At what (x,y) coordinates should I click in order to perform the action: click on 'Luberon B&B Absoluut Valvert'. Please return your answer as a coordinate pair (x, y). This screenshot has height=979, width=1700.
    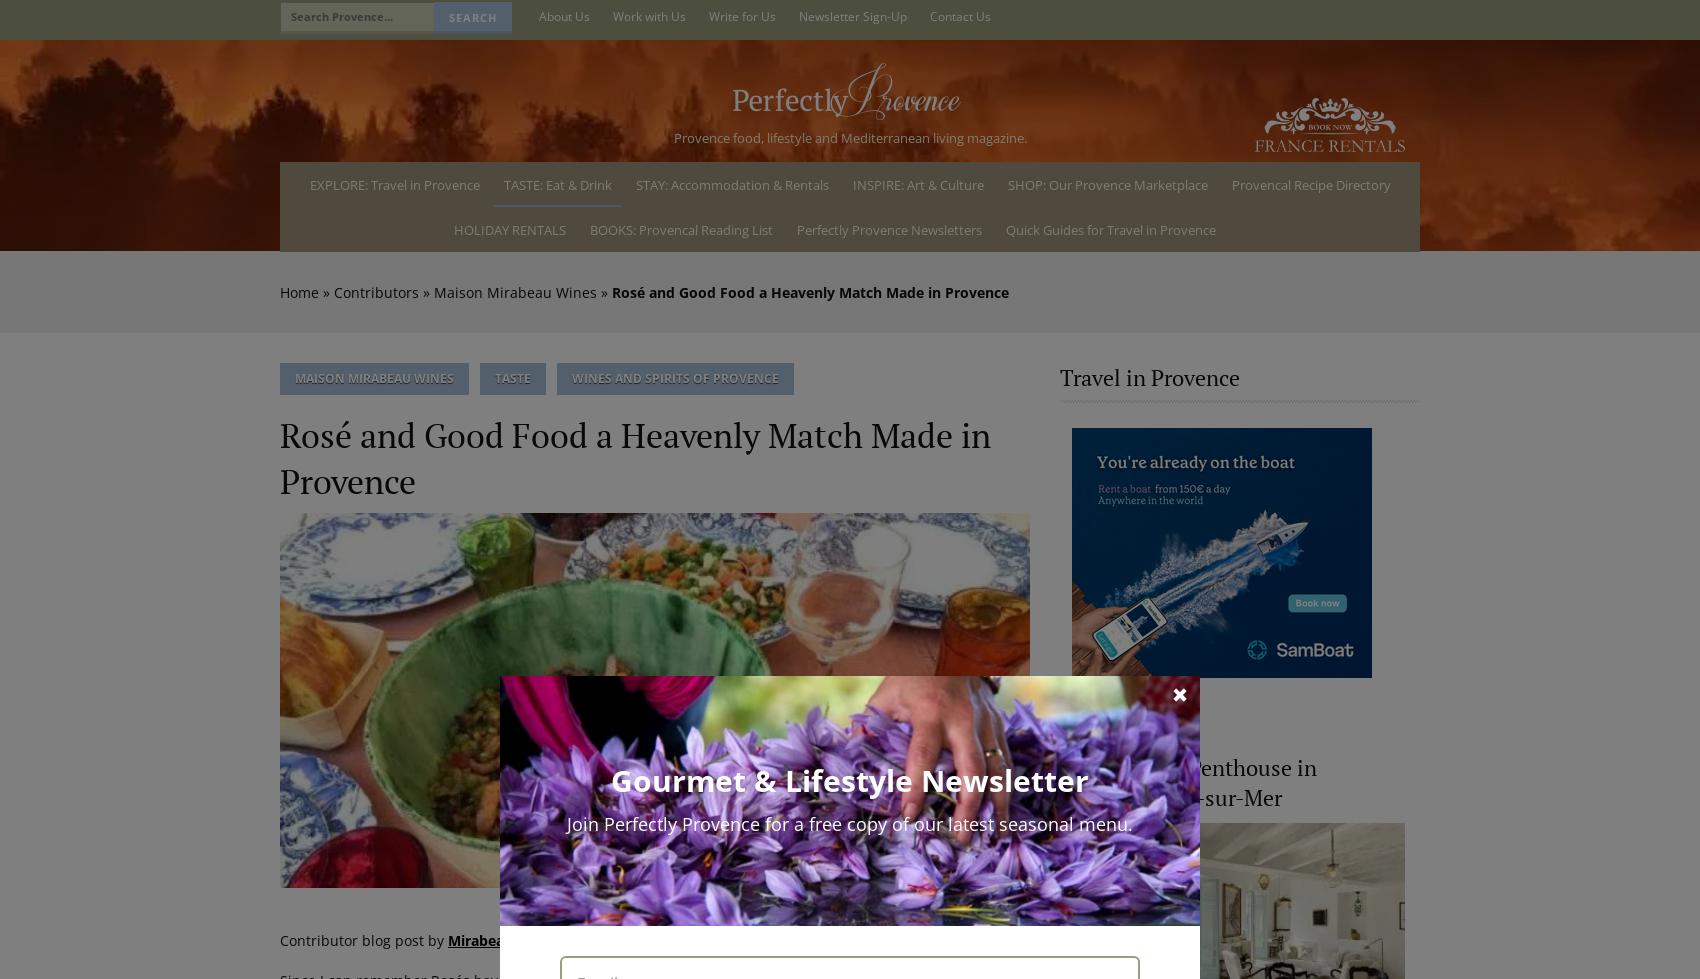
    Looking at the image, I should click on (715, 766).